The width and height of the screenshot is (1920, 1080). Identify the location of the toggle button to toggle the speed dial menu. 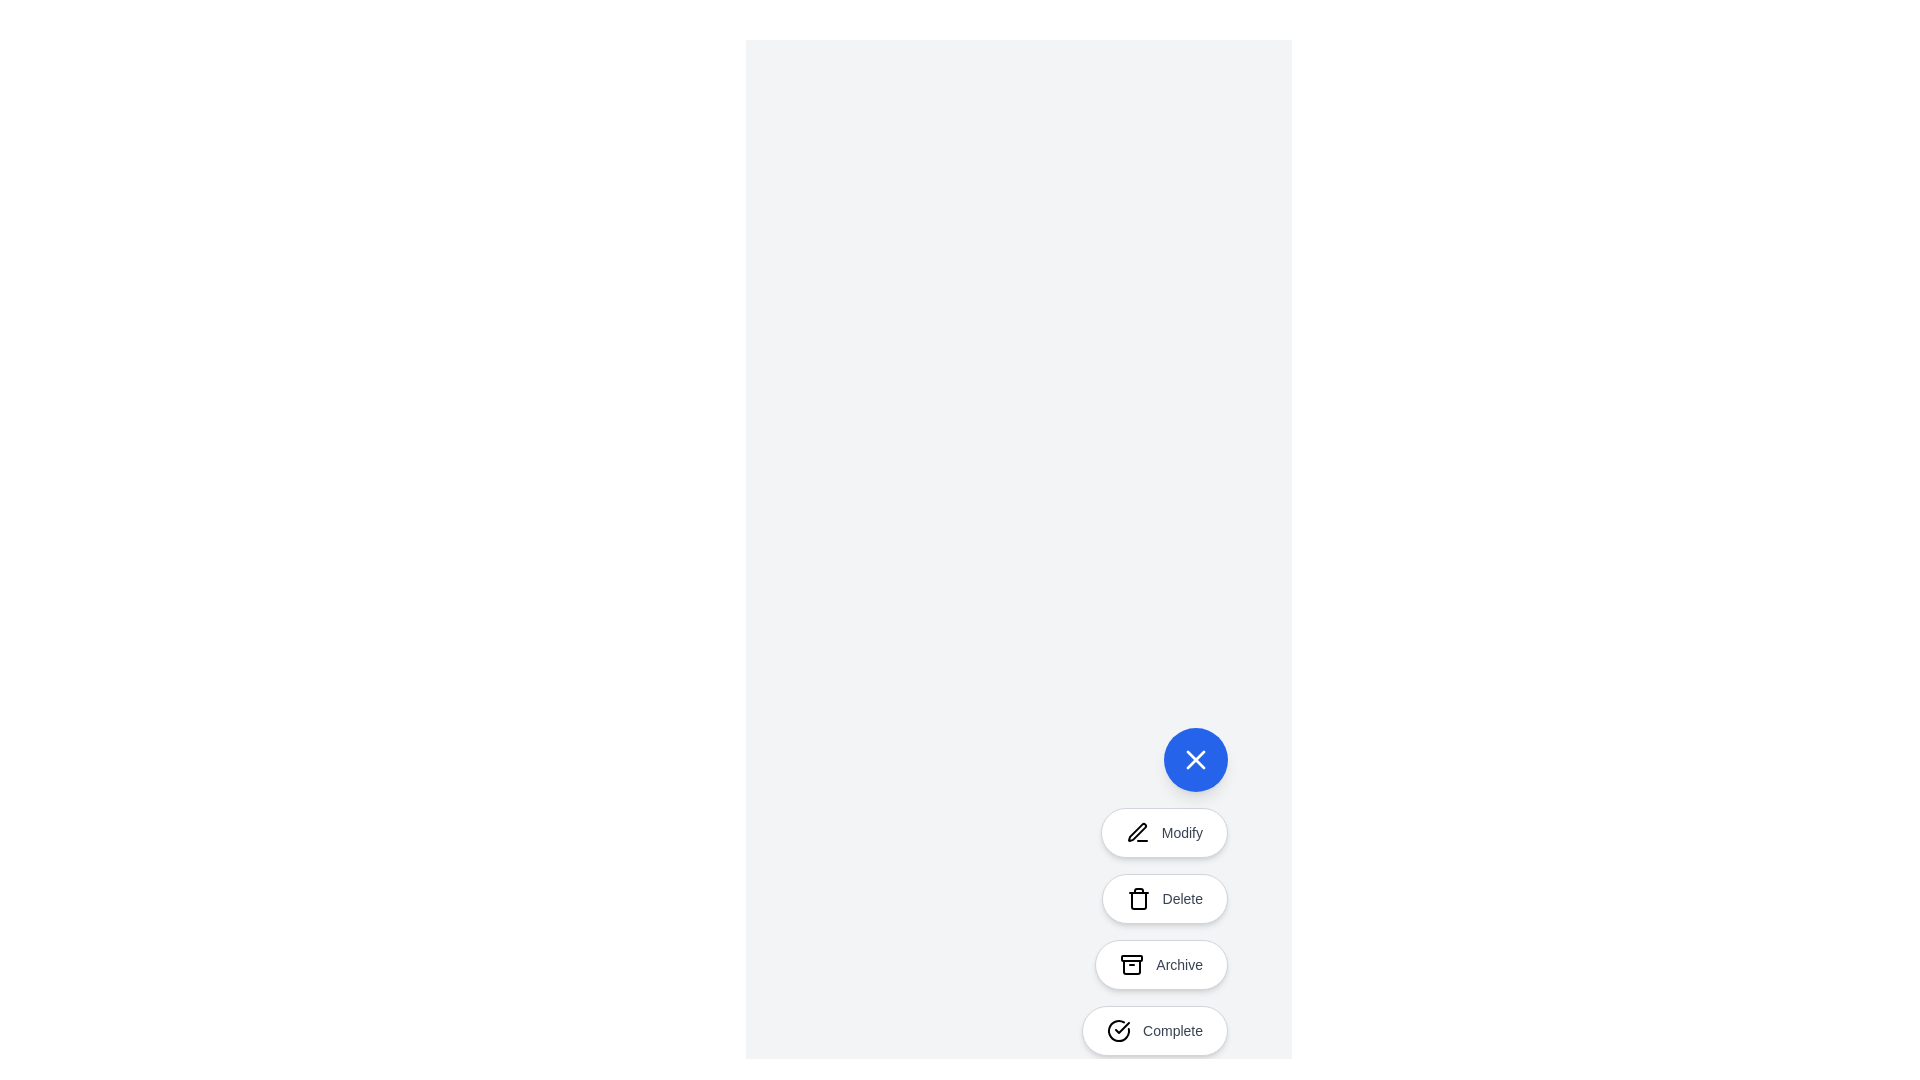
(1195, 759).